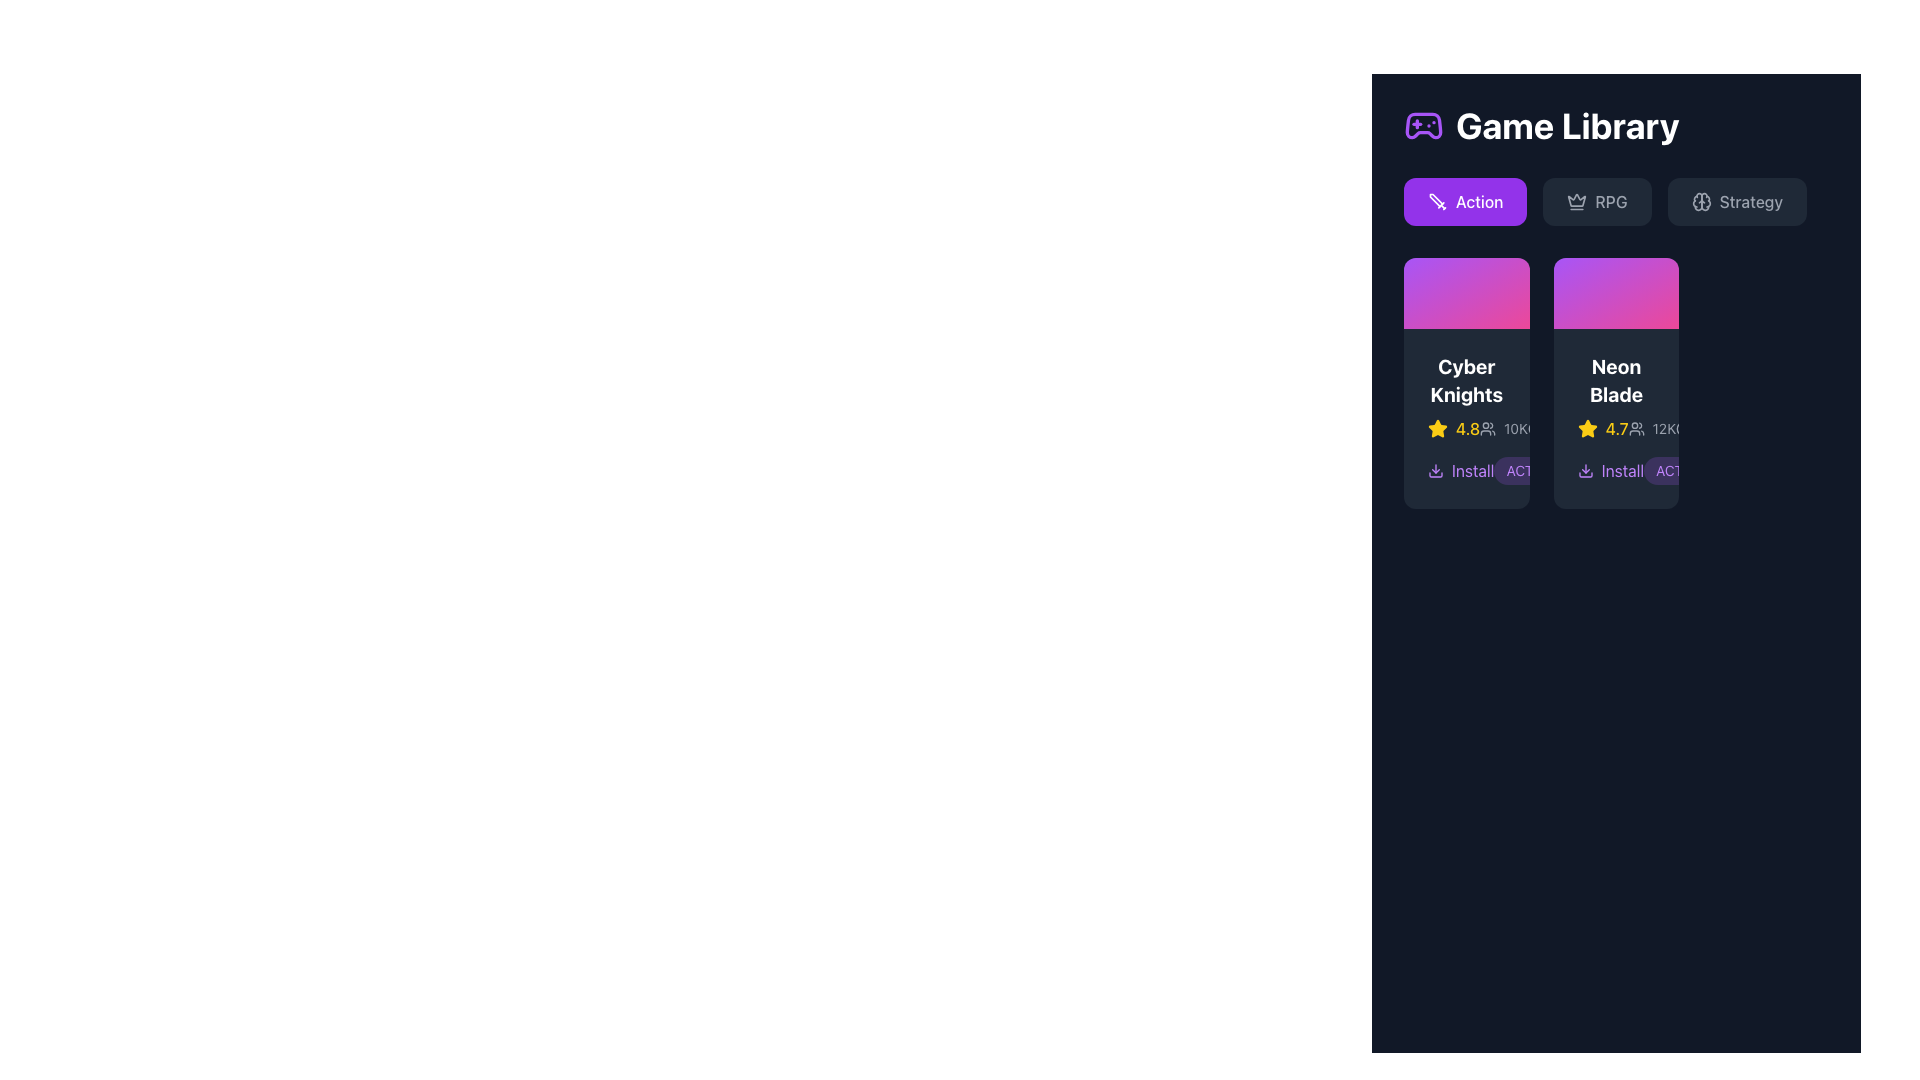  What do you see at coordinates (1465, 201) in the screenshot?
I see `the 'Action' filter button located at the top of the 'Game Library' menu` at bounding box center [1465, 201].